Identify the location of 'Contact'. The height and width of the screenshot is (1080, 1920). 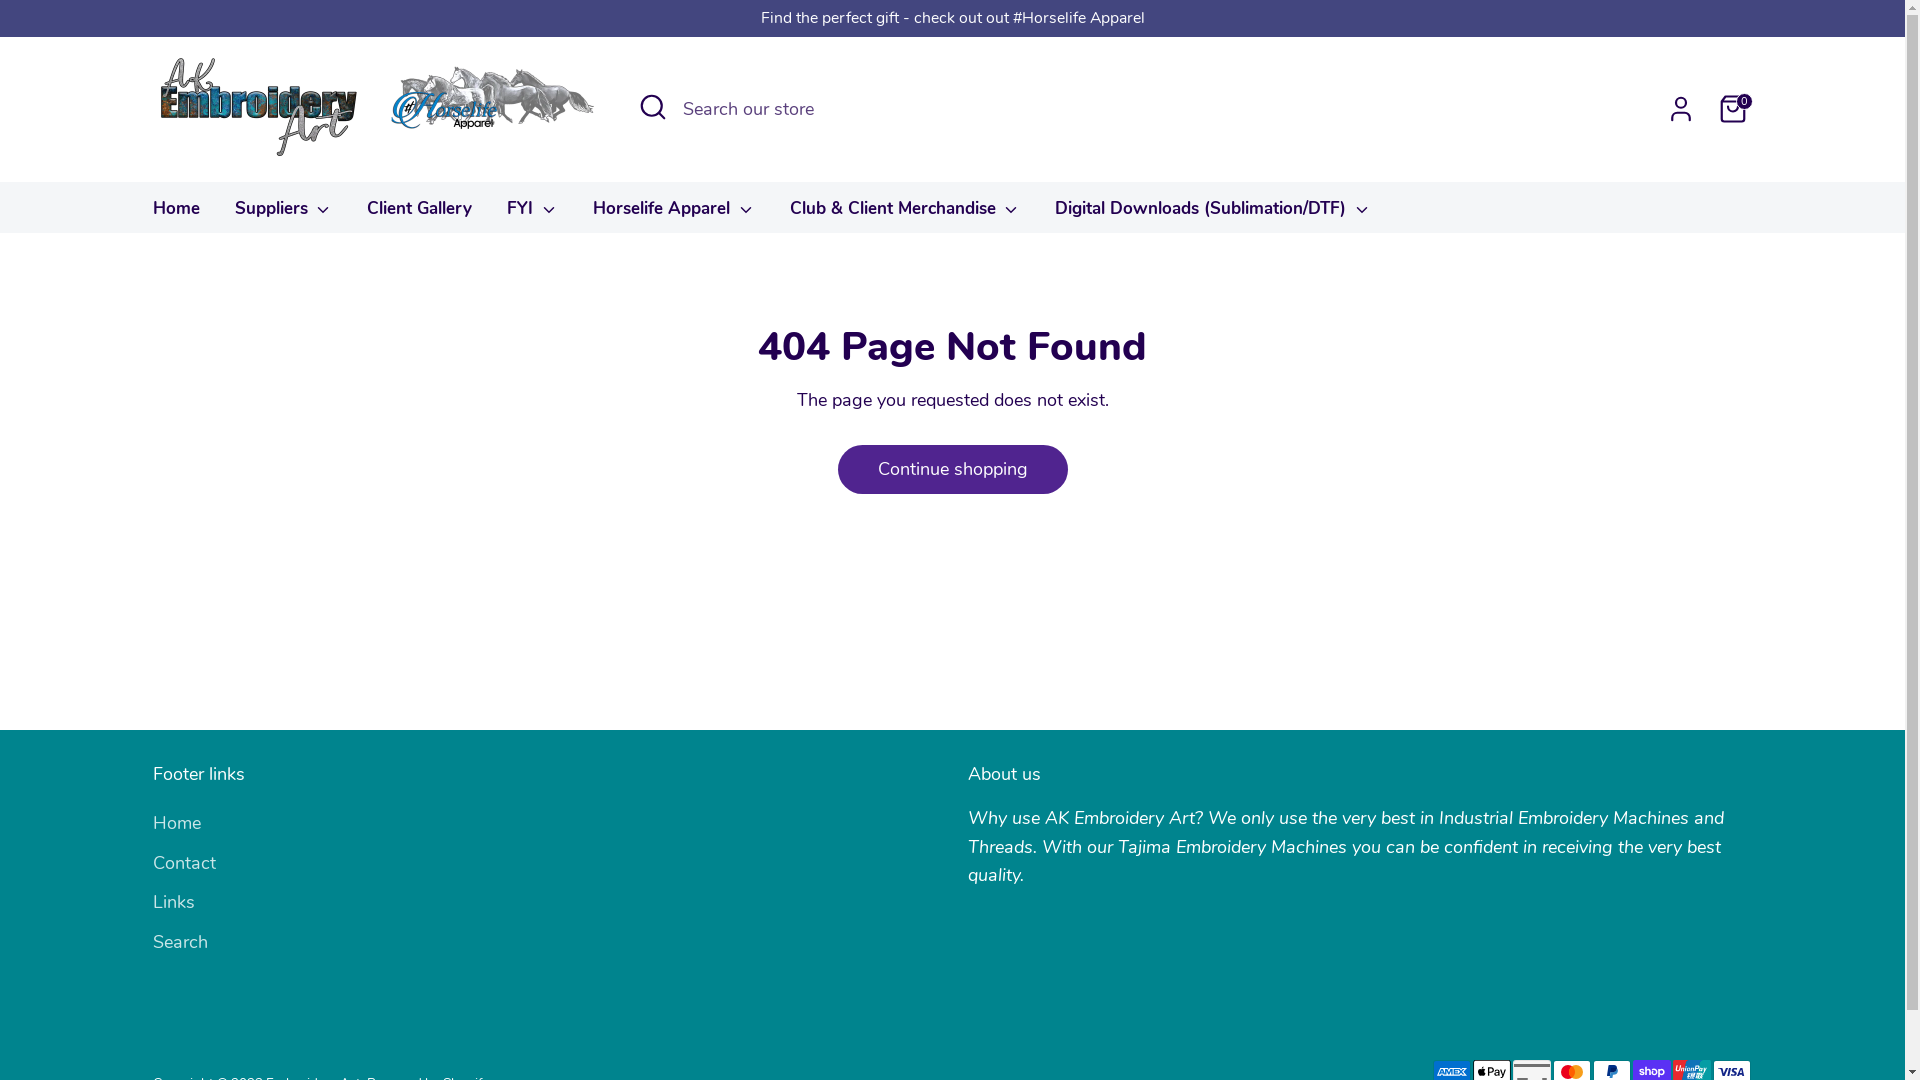
(151, 862).